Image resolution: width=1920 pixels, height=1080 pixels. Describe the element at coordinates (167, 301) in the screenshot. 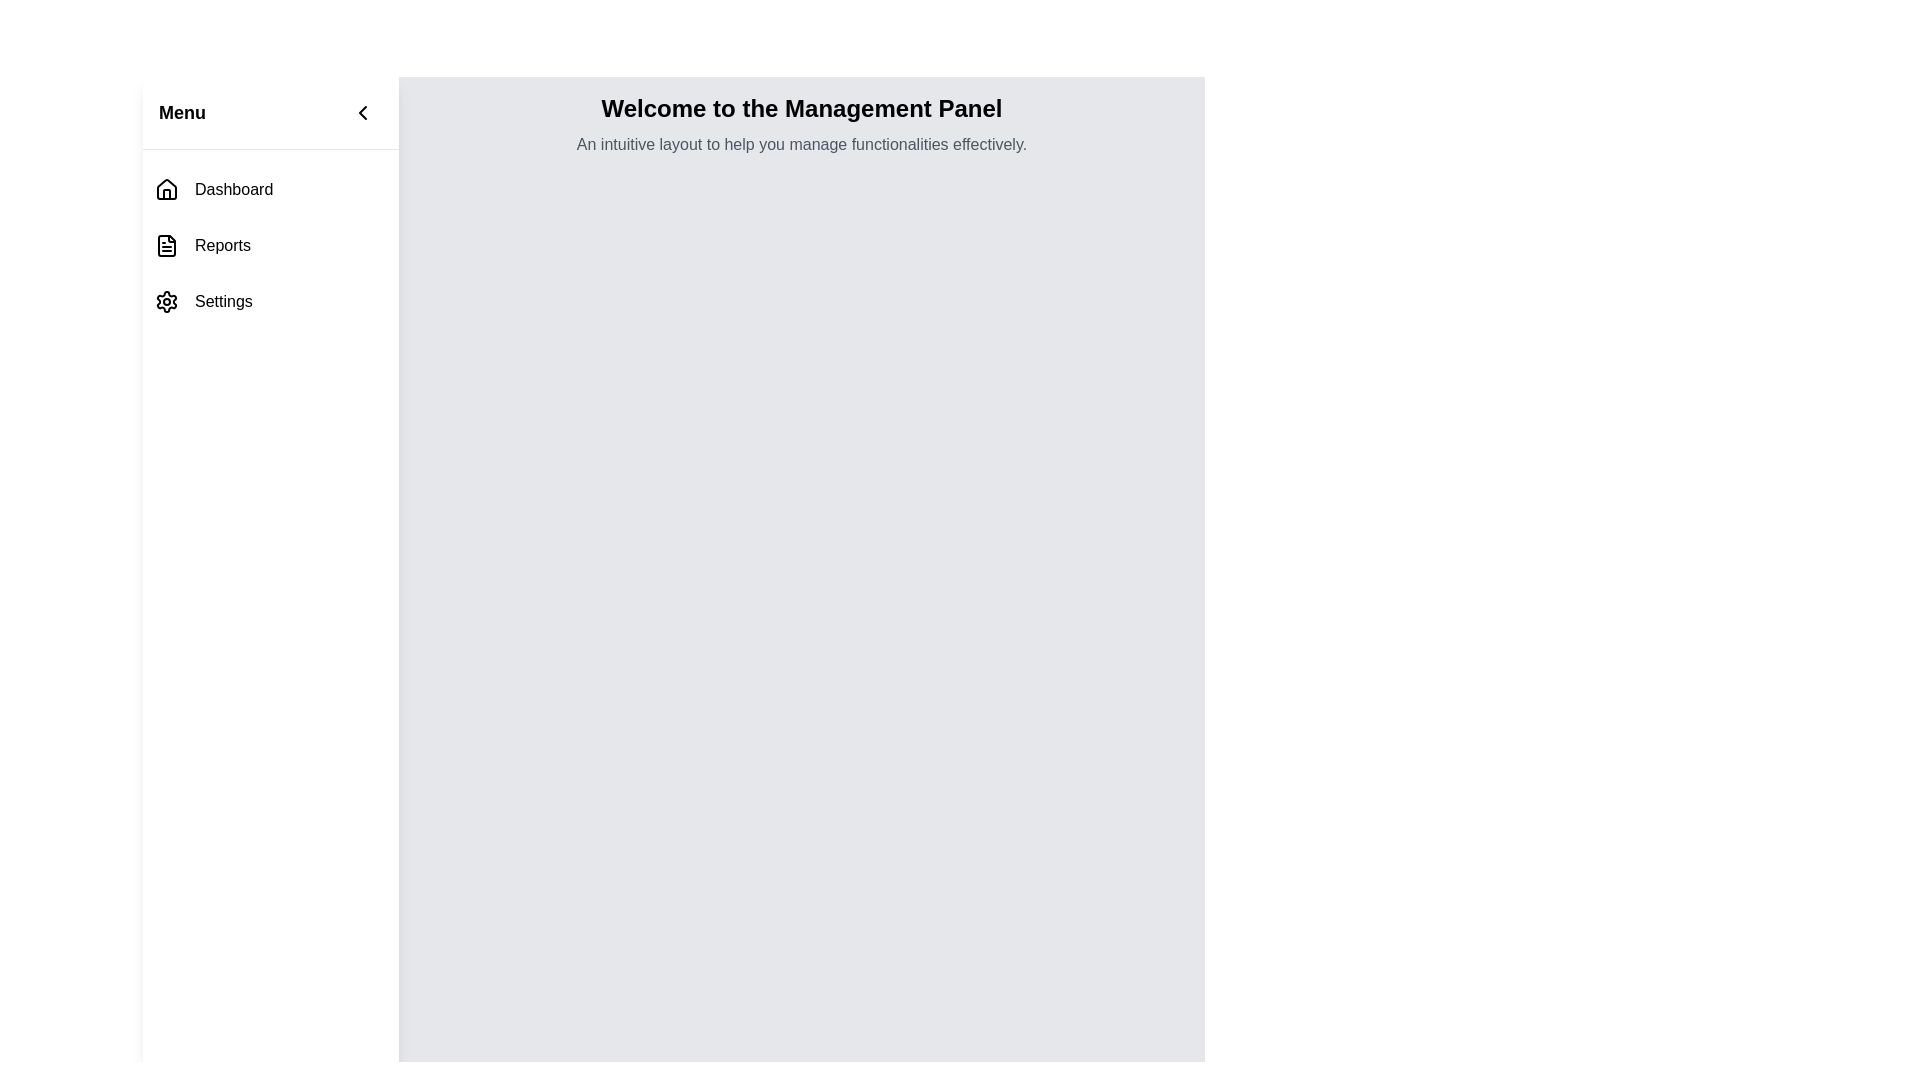

I see `the gear icon in the 'Settings' section of the left side navigation menu` at that location.